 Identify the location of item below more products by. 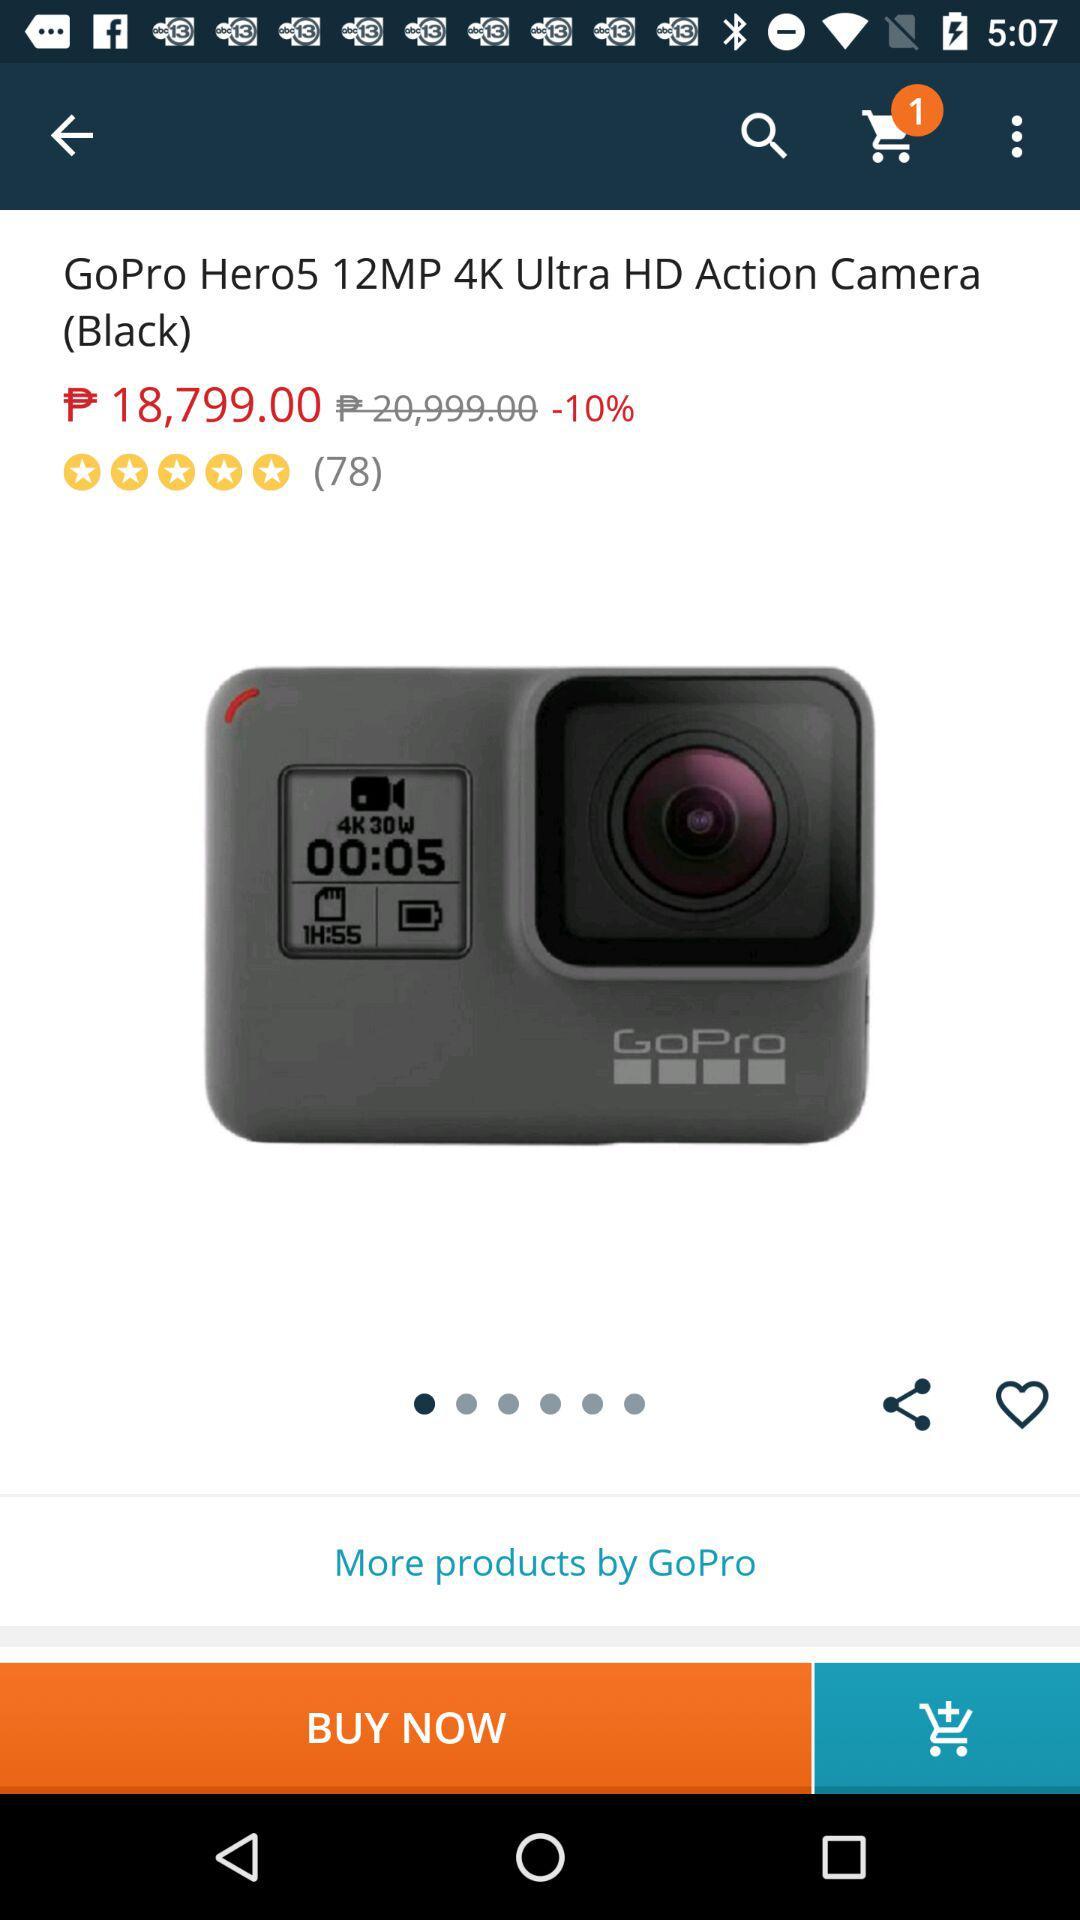
(946, 1727).